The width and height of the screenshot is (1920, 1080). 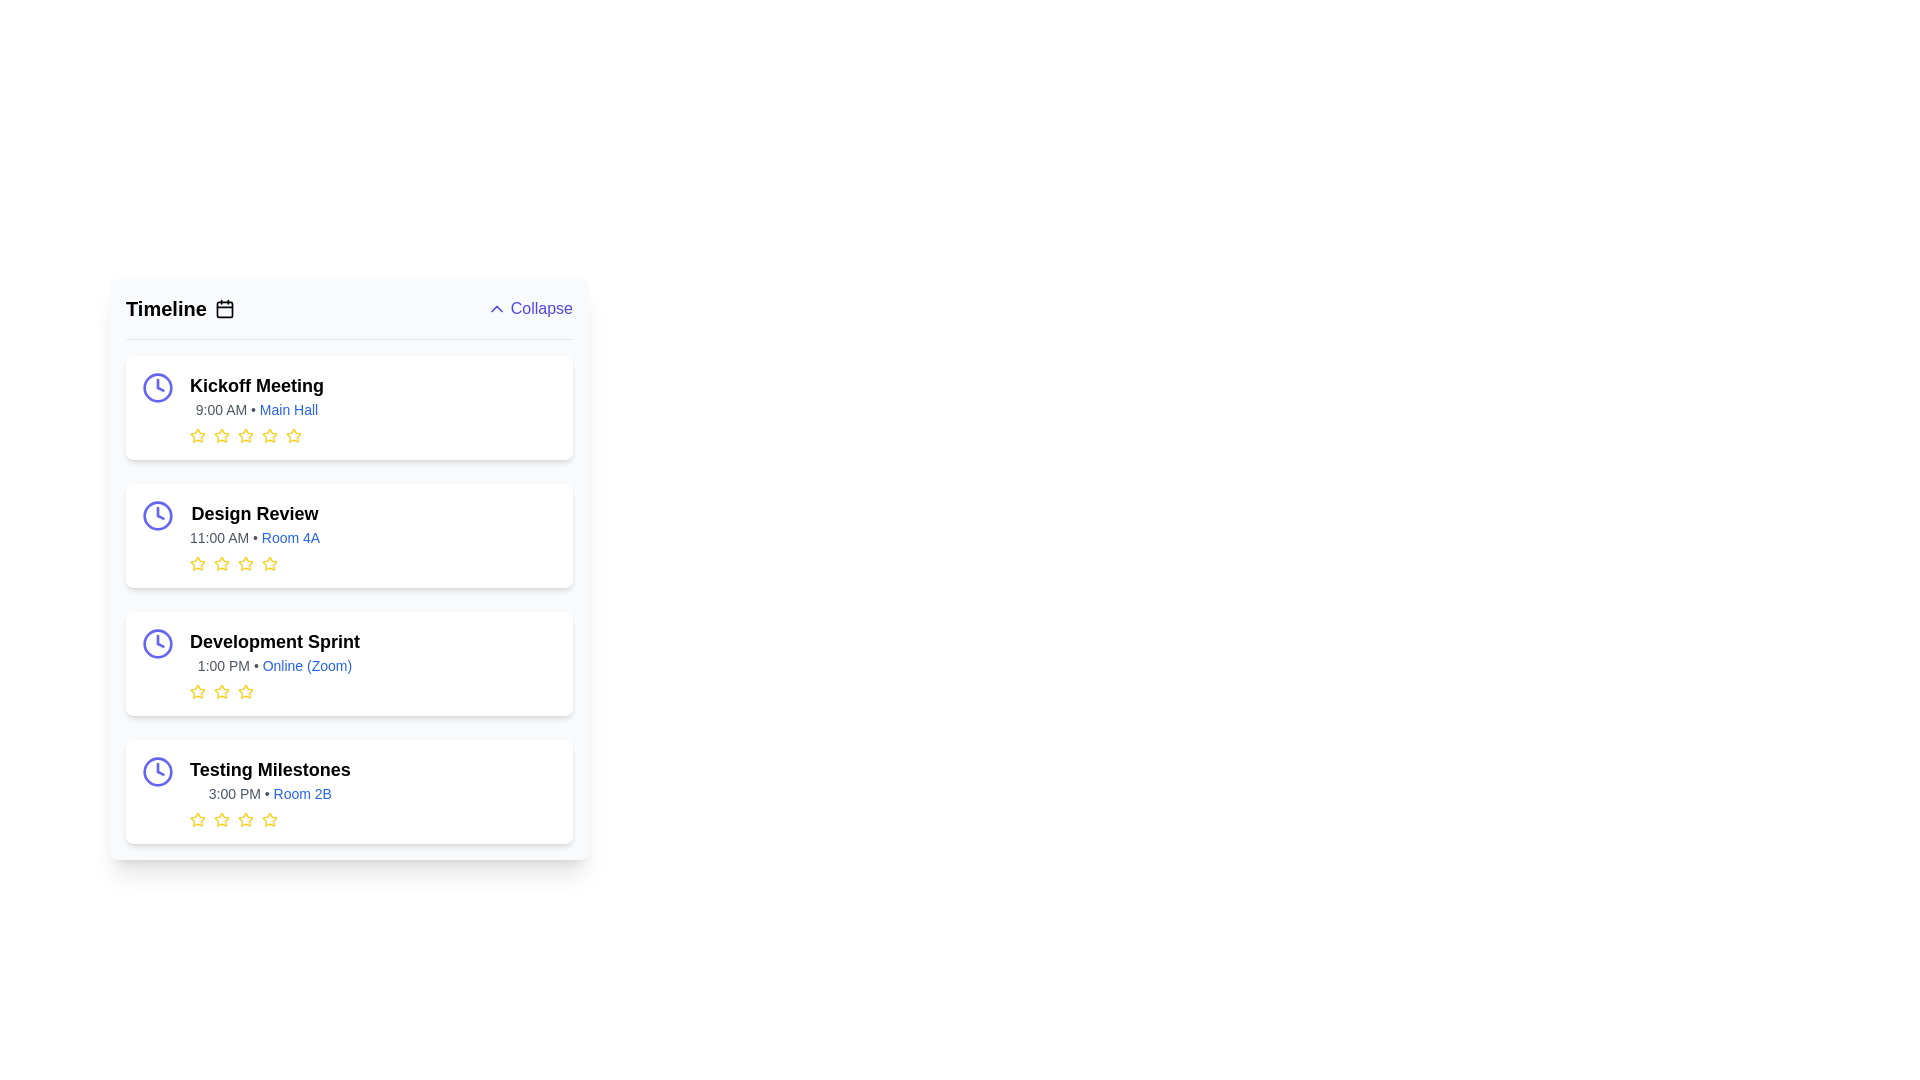 I want to click on the first yellow Rating Star in the rating section of the 'Testing Milestones' entry, so click(x=197, y=819).